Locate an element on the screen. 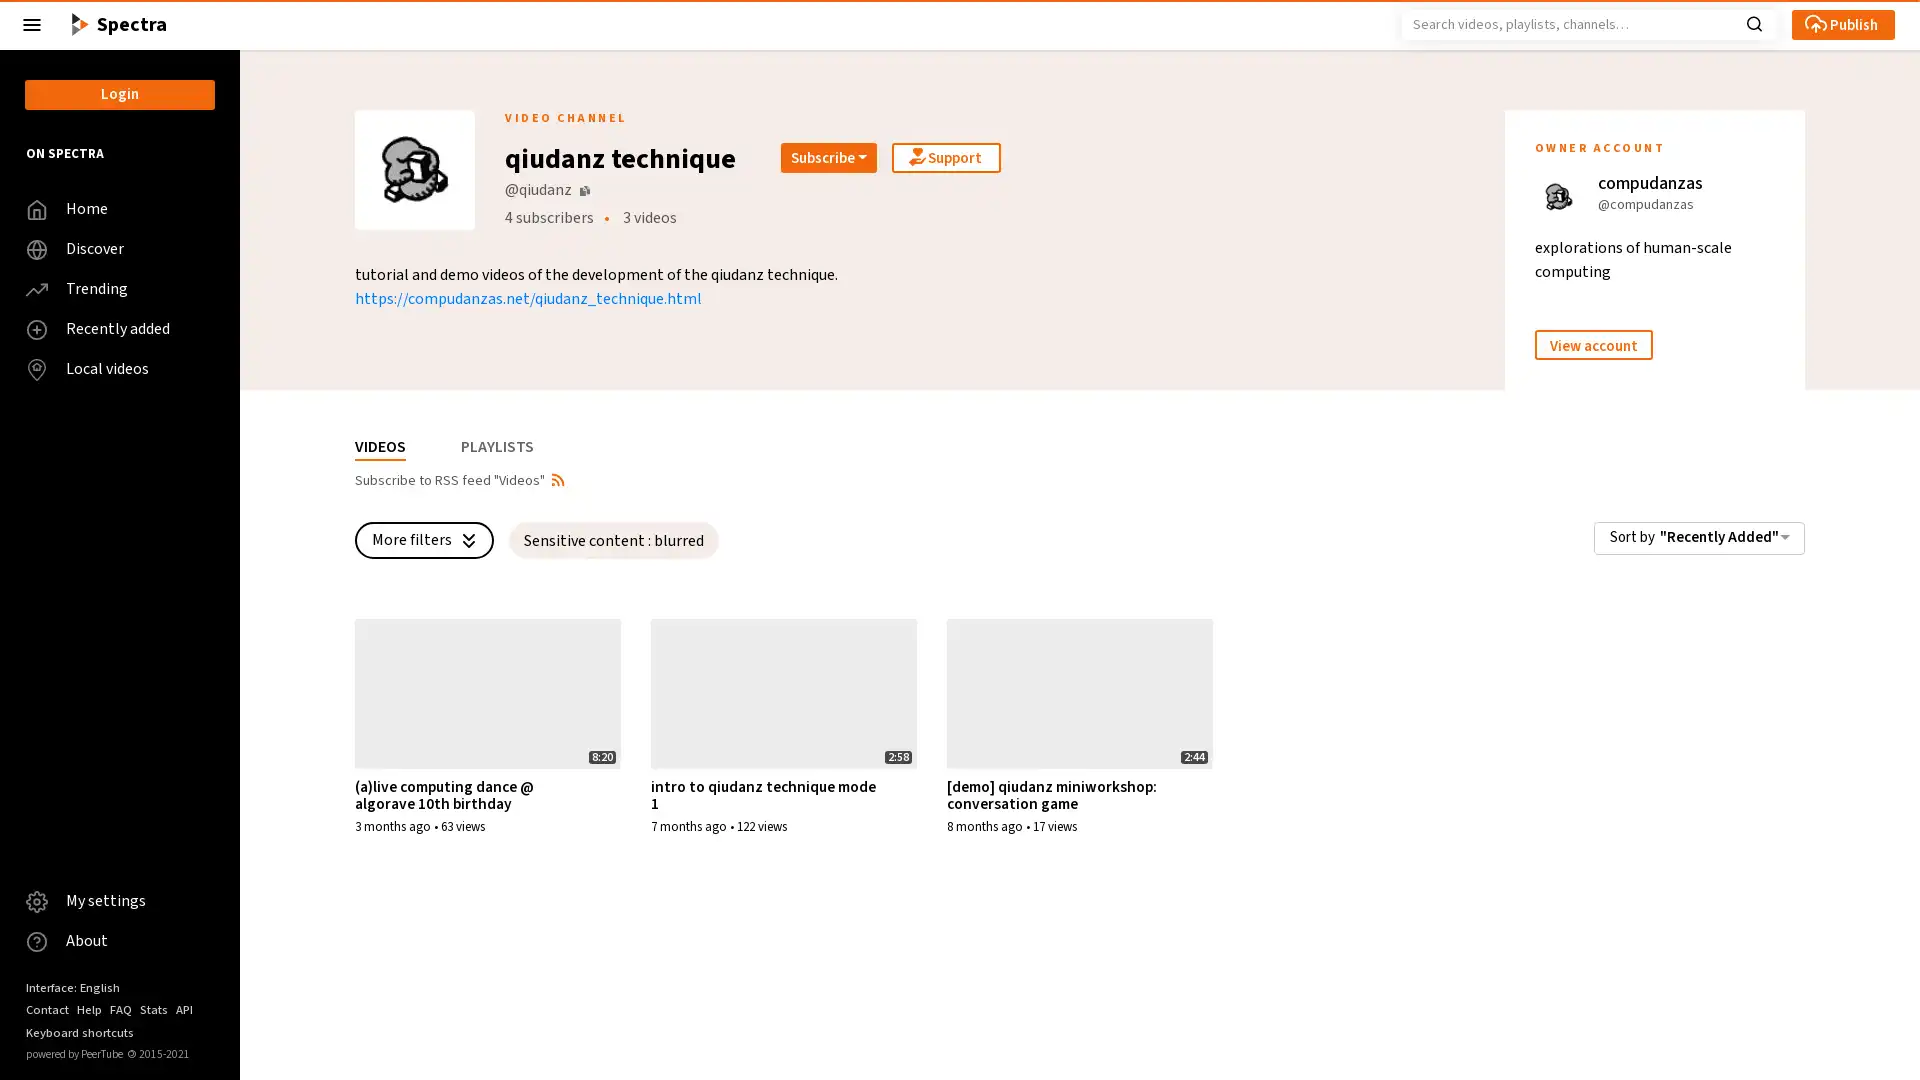 The height and width of the screenshot is (1080, 1920). Support is located at coordinates (945, 157).